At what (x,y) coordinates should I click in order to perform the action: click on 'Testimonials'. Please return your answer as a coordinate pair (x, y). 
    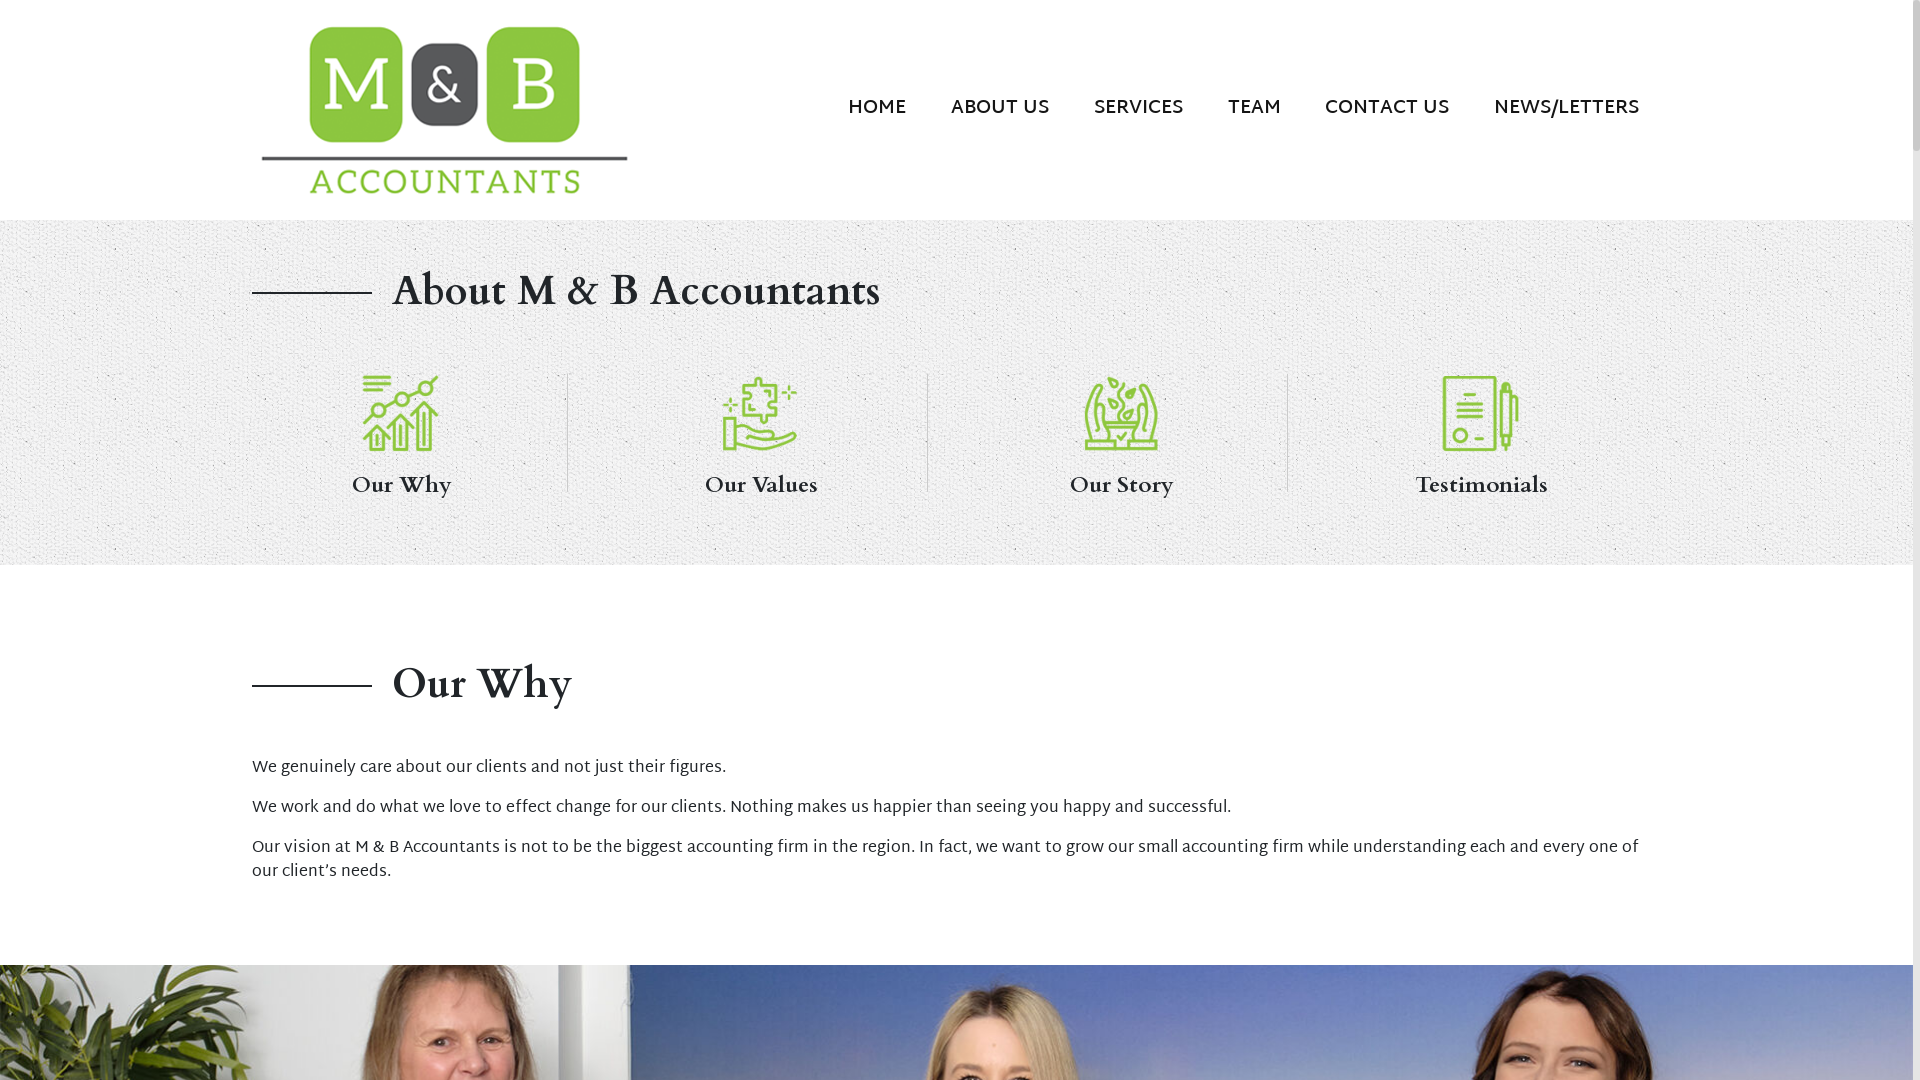
    Looking at the image, I should click on (1482, 412).